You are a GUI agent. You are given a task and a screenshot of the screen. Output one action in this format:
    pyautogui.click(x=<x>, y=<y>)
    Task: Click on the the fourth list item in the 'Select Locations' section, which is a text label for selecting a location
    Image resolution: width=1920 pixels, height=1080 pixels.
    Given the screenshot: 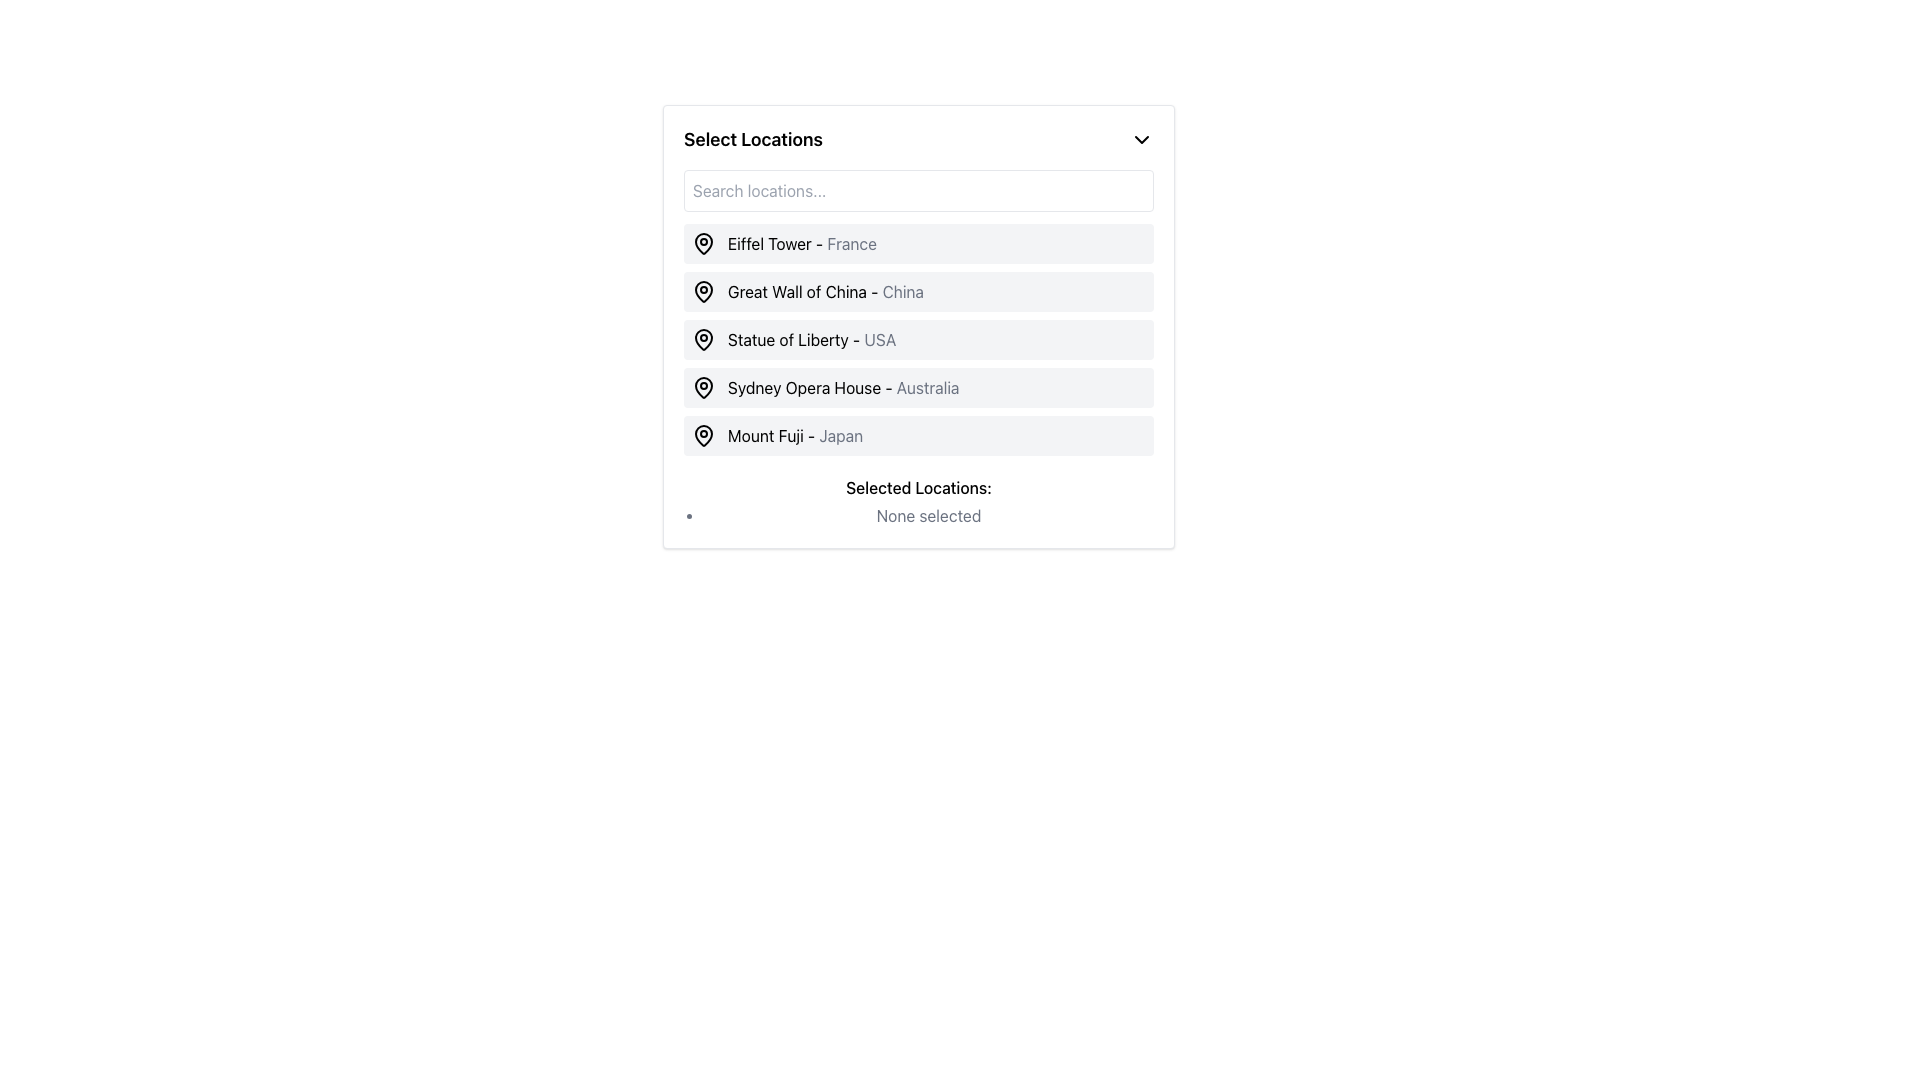 What is the action you would take?
    pyautogui.click(x=843, y=388)
    